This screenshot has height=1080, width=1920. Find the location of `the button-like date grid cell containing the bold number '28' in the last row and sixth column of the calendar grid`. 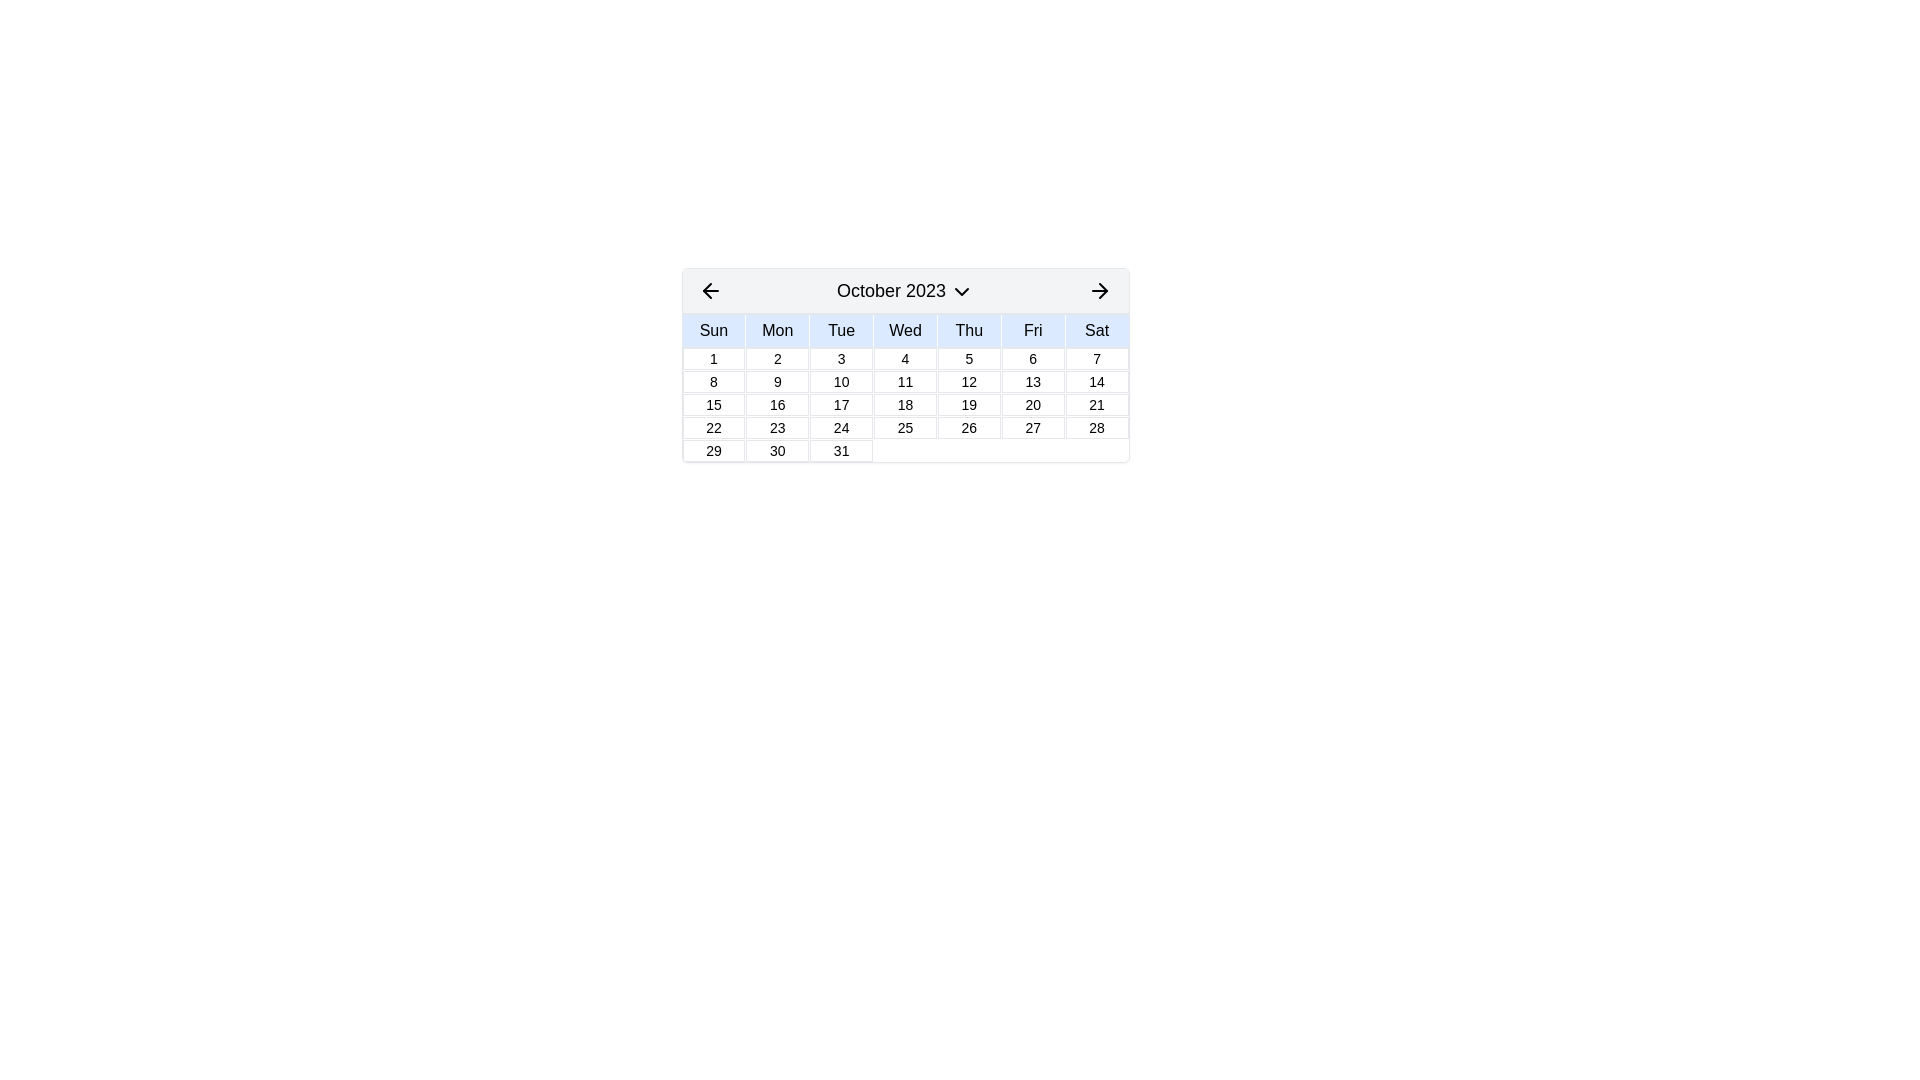

the button-like date grid cell containing the bold number '28' in the last row and sixth column of the calendar grid is located at coordinates (1096, 427).